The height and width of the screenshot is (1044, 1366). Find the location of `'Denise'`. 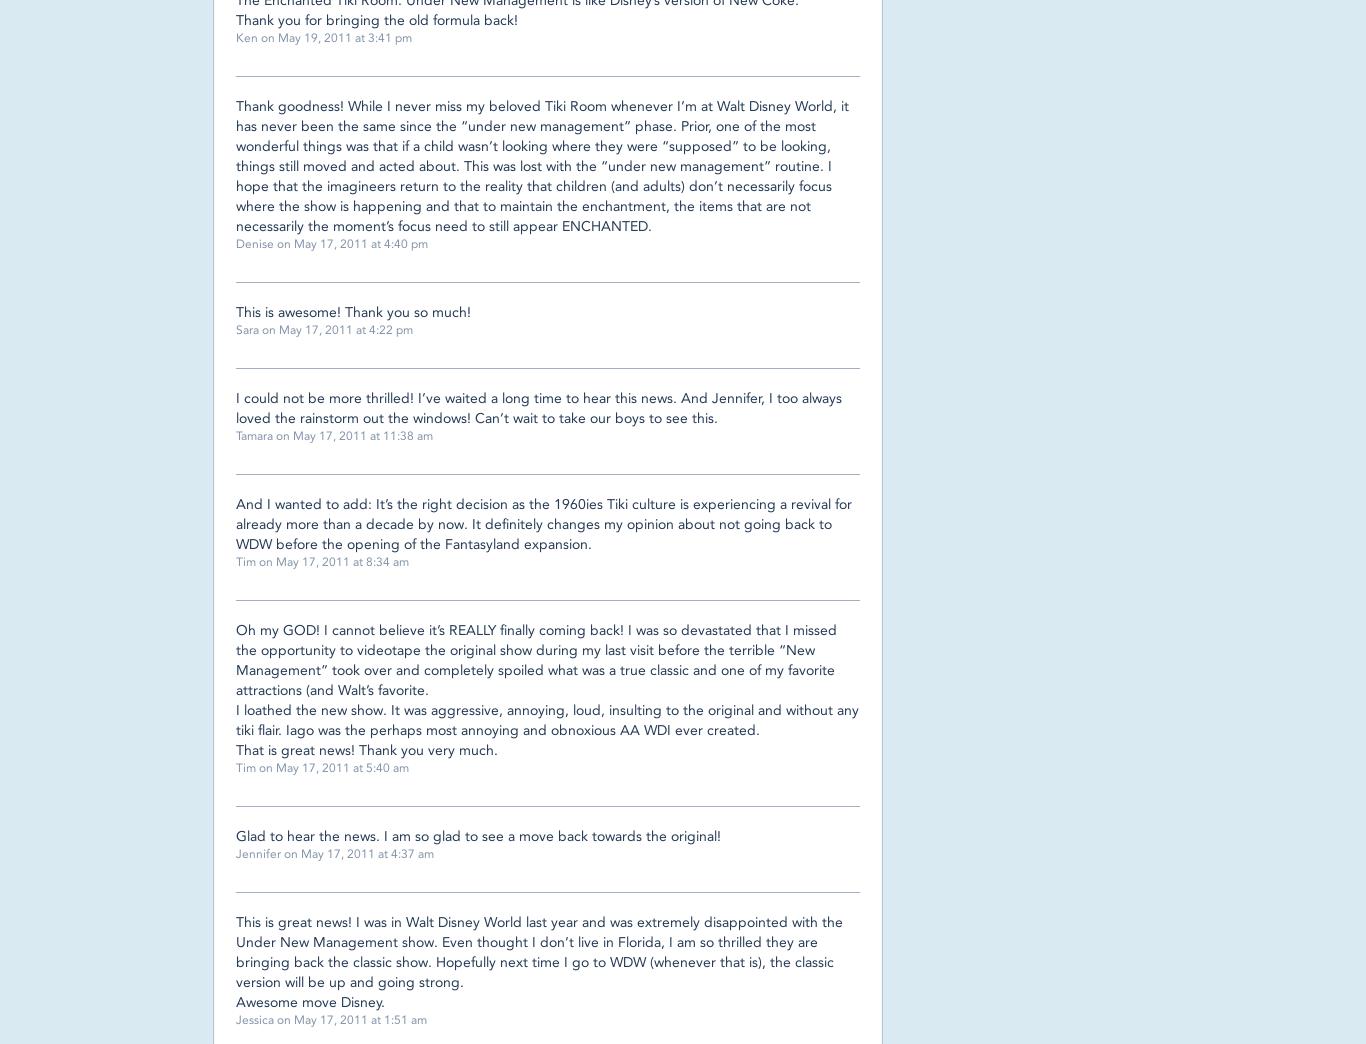

'Denise' is located at coordinates (236, 243).